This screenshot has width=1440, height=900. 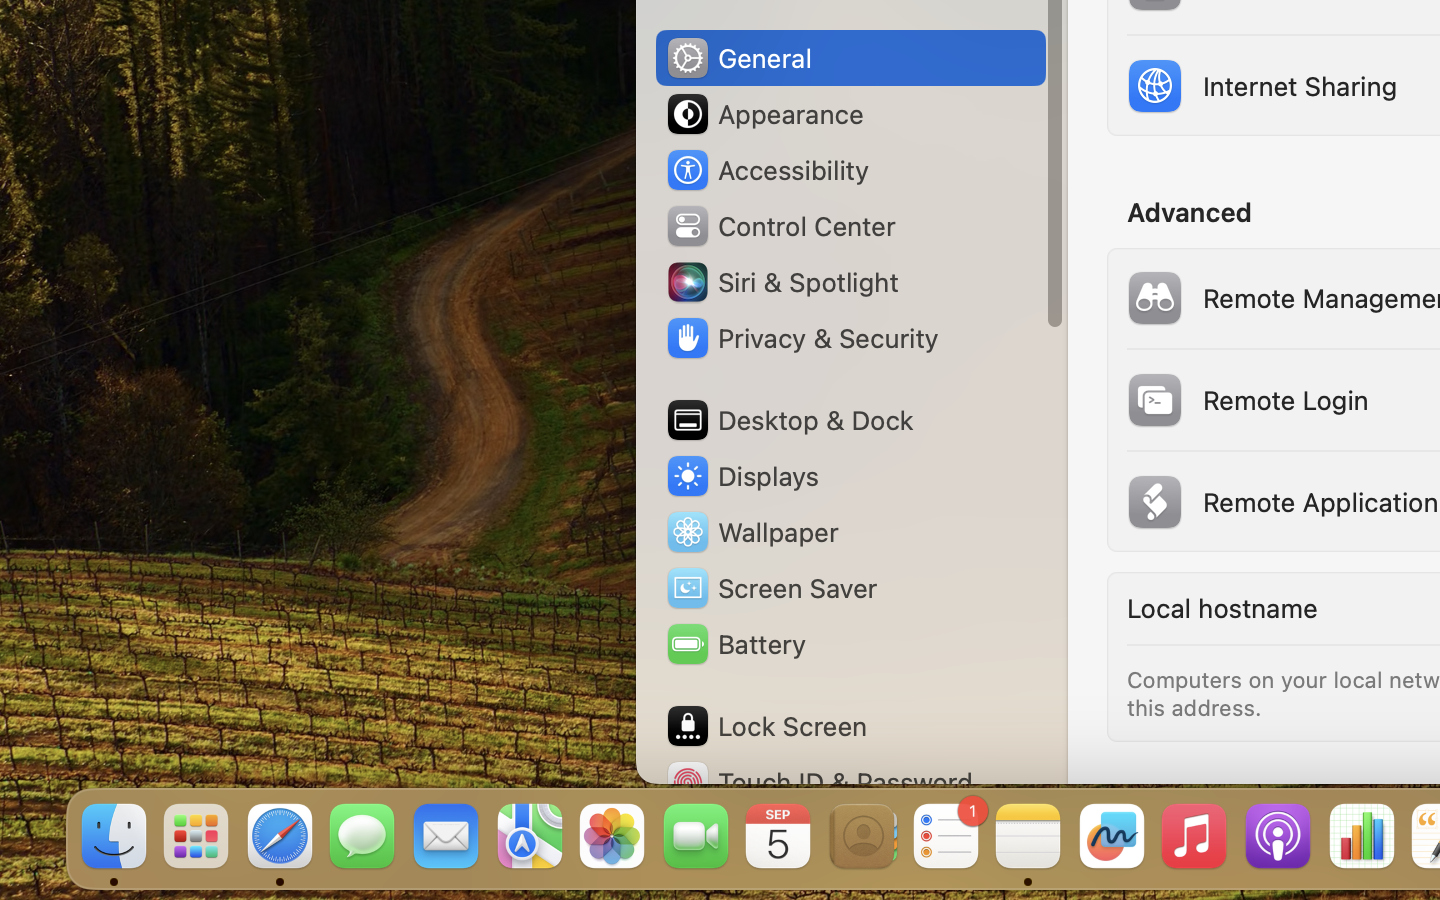 What do you see at coordinates (741, 475) in the screenshot?
I see `'Displays'` at bounding box center [741, 475].